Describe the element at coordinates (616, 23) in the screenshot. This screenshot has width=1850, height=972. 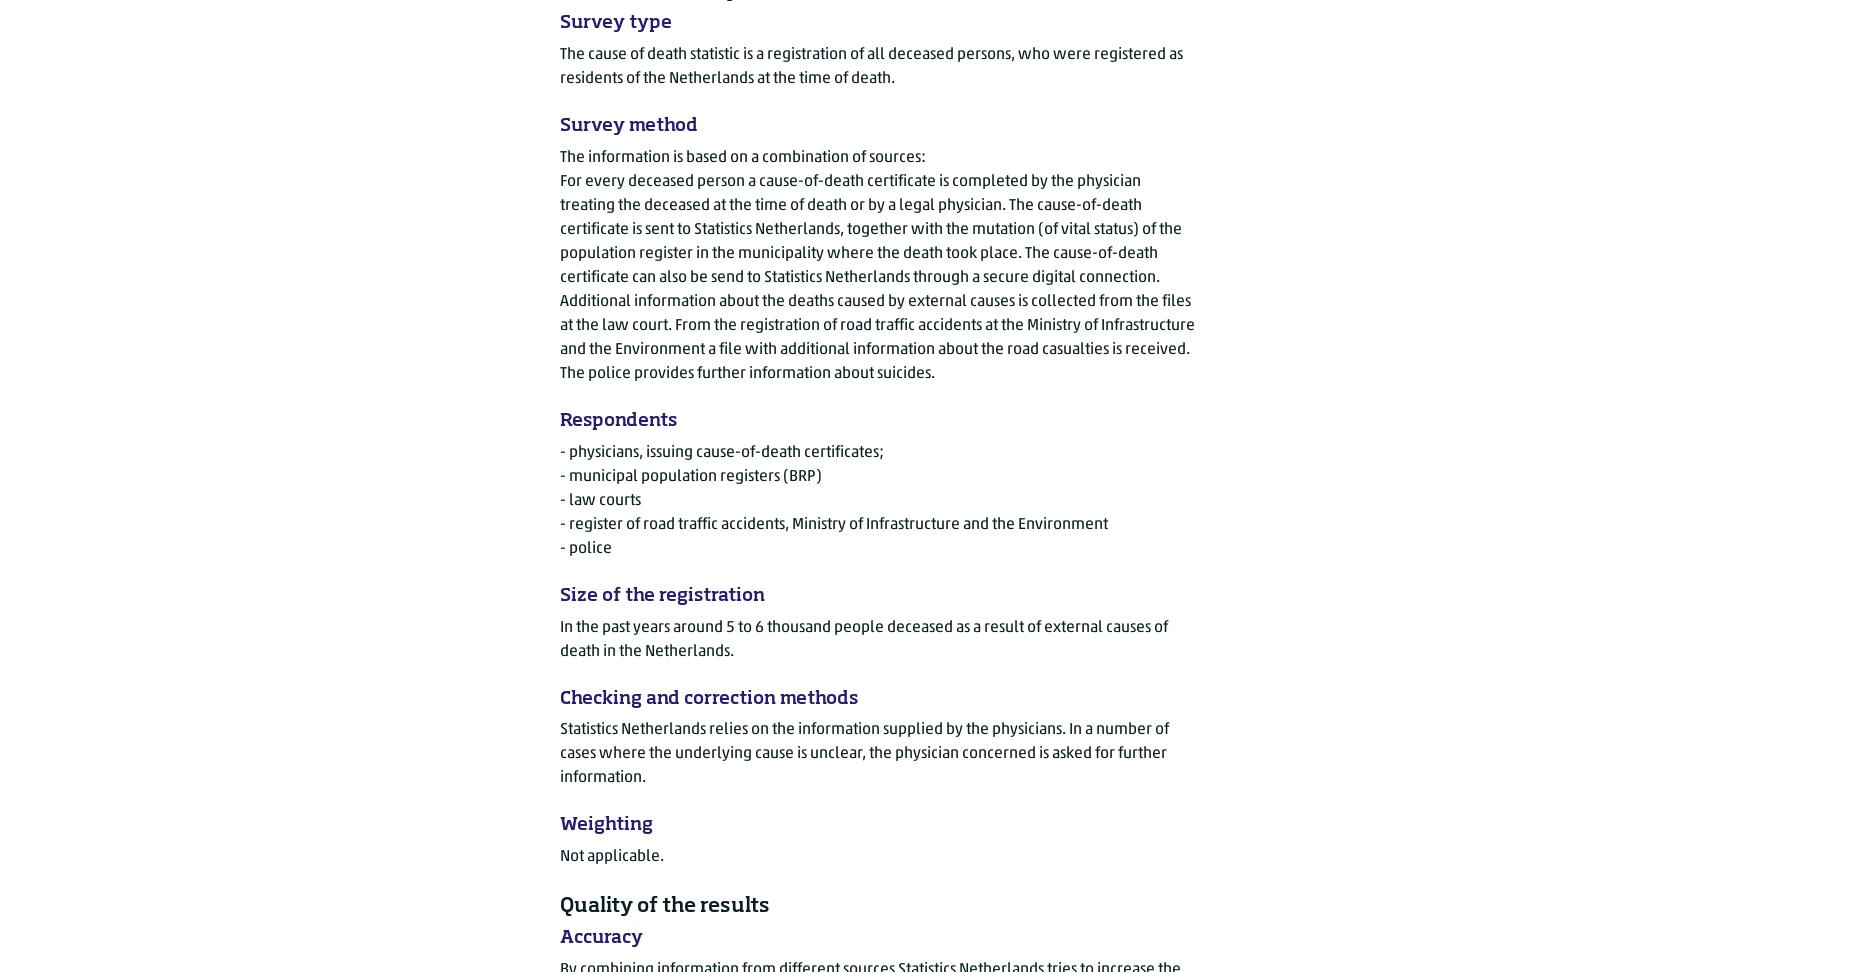
I see `'Survey type'` at that location.